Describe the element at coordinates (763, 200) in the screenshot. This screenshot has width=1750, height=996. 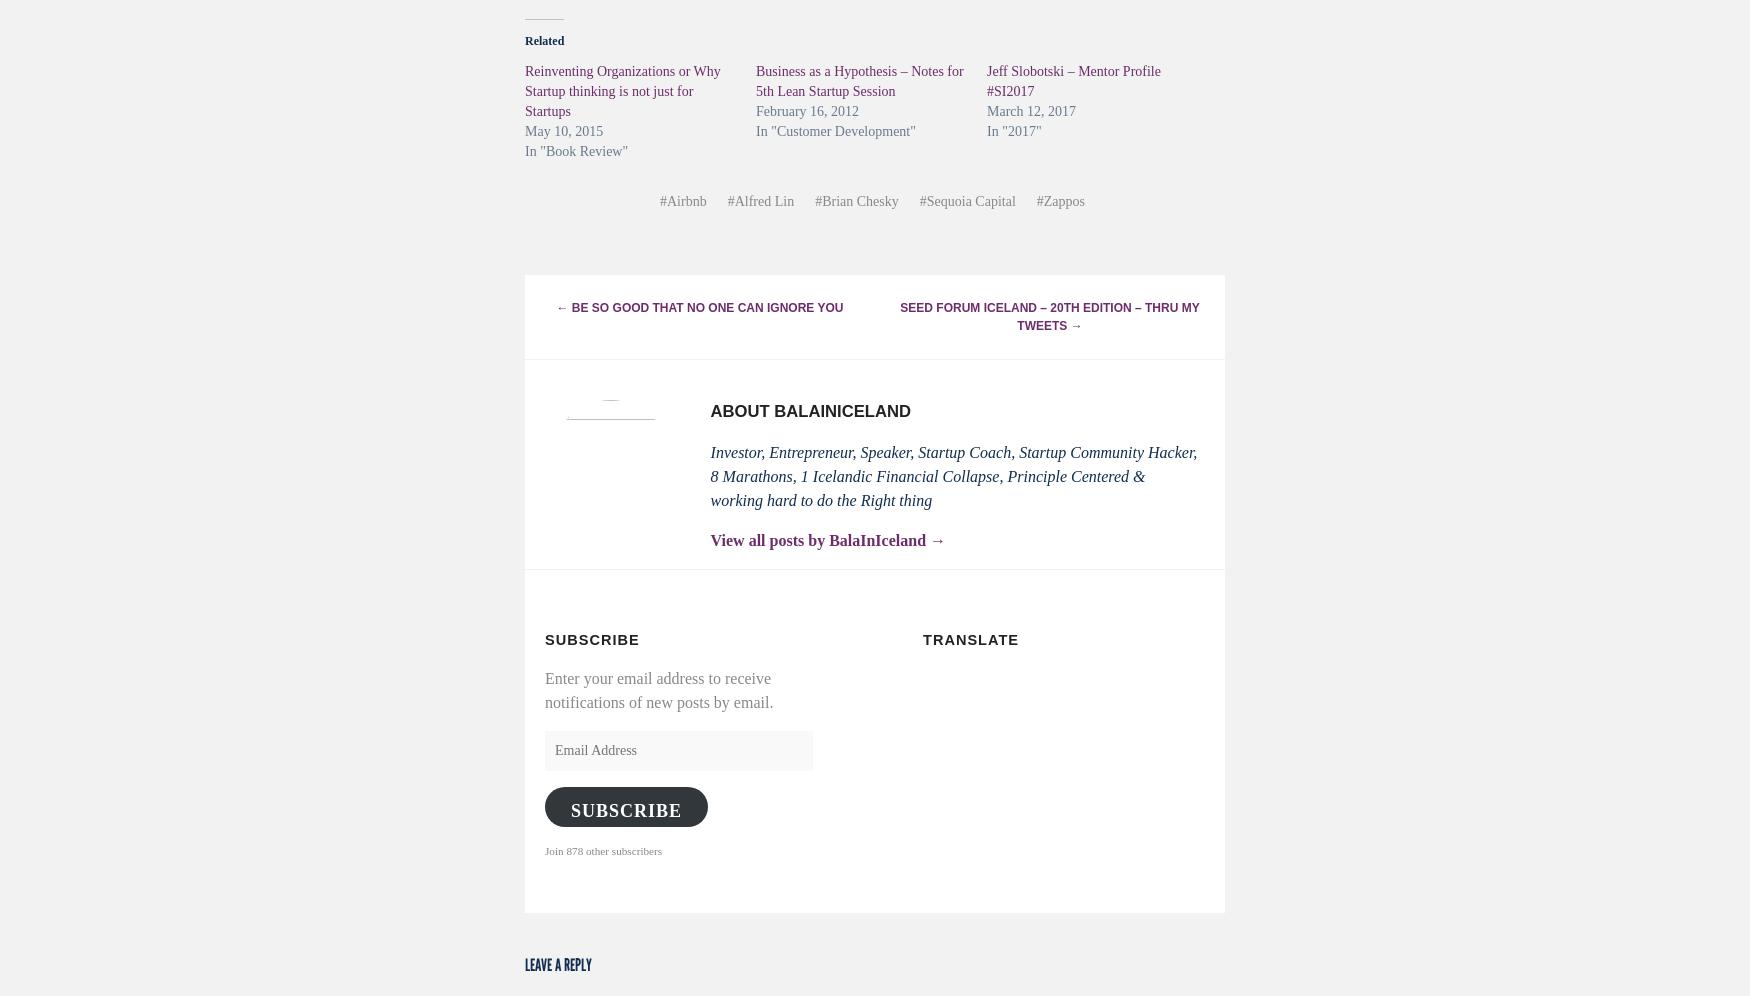
I see `'Alfred Lin'` at that location.